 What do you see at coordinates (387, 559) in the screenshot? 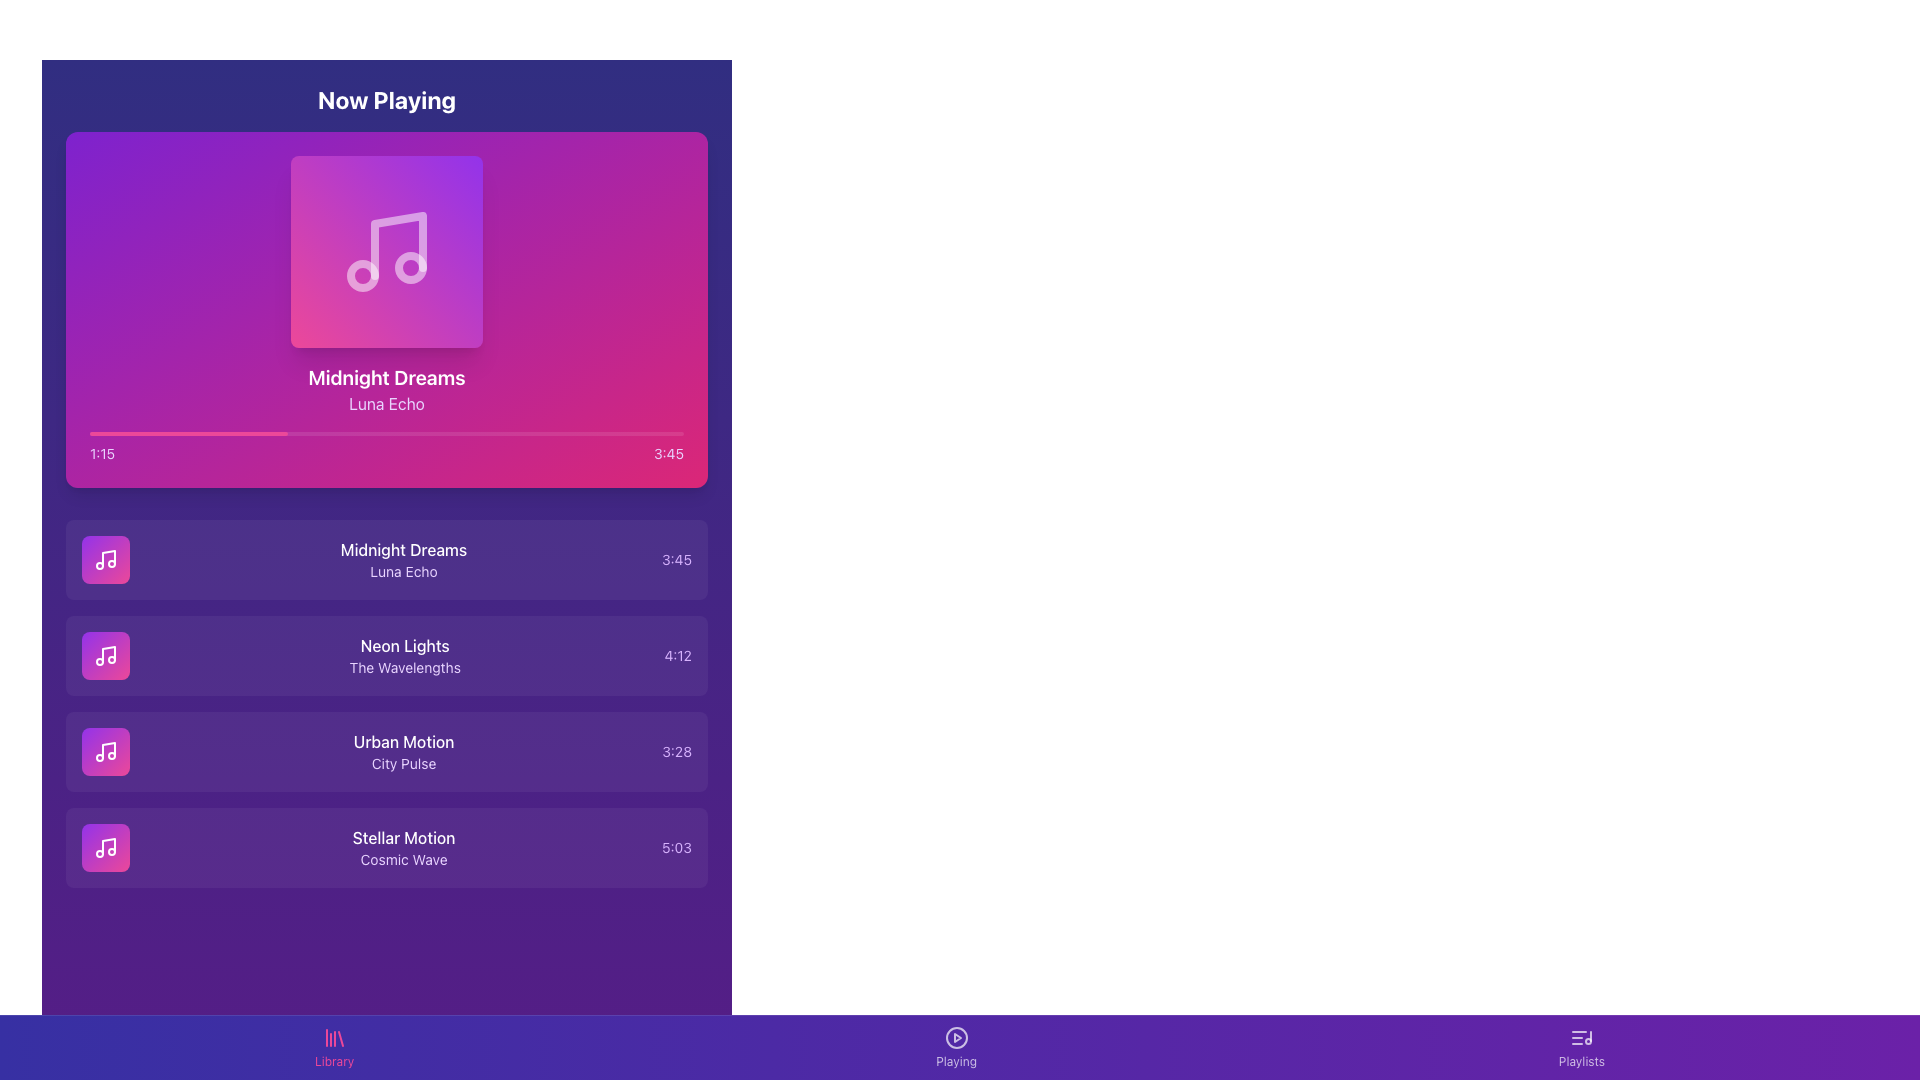
I see `the first song entry in the list, titled 'Midnight Dreams' by 'Luna Echo', which has a purple background and is located below the 'Now Playing' section` at bounding box center [387, 559].